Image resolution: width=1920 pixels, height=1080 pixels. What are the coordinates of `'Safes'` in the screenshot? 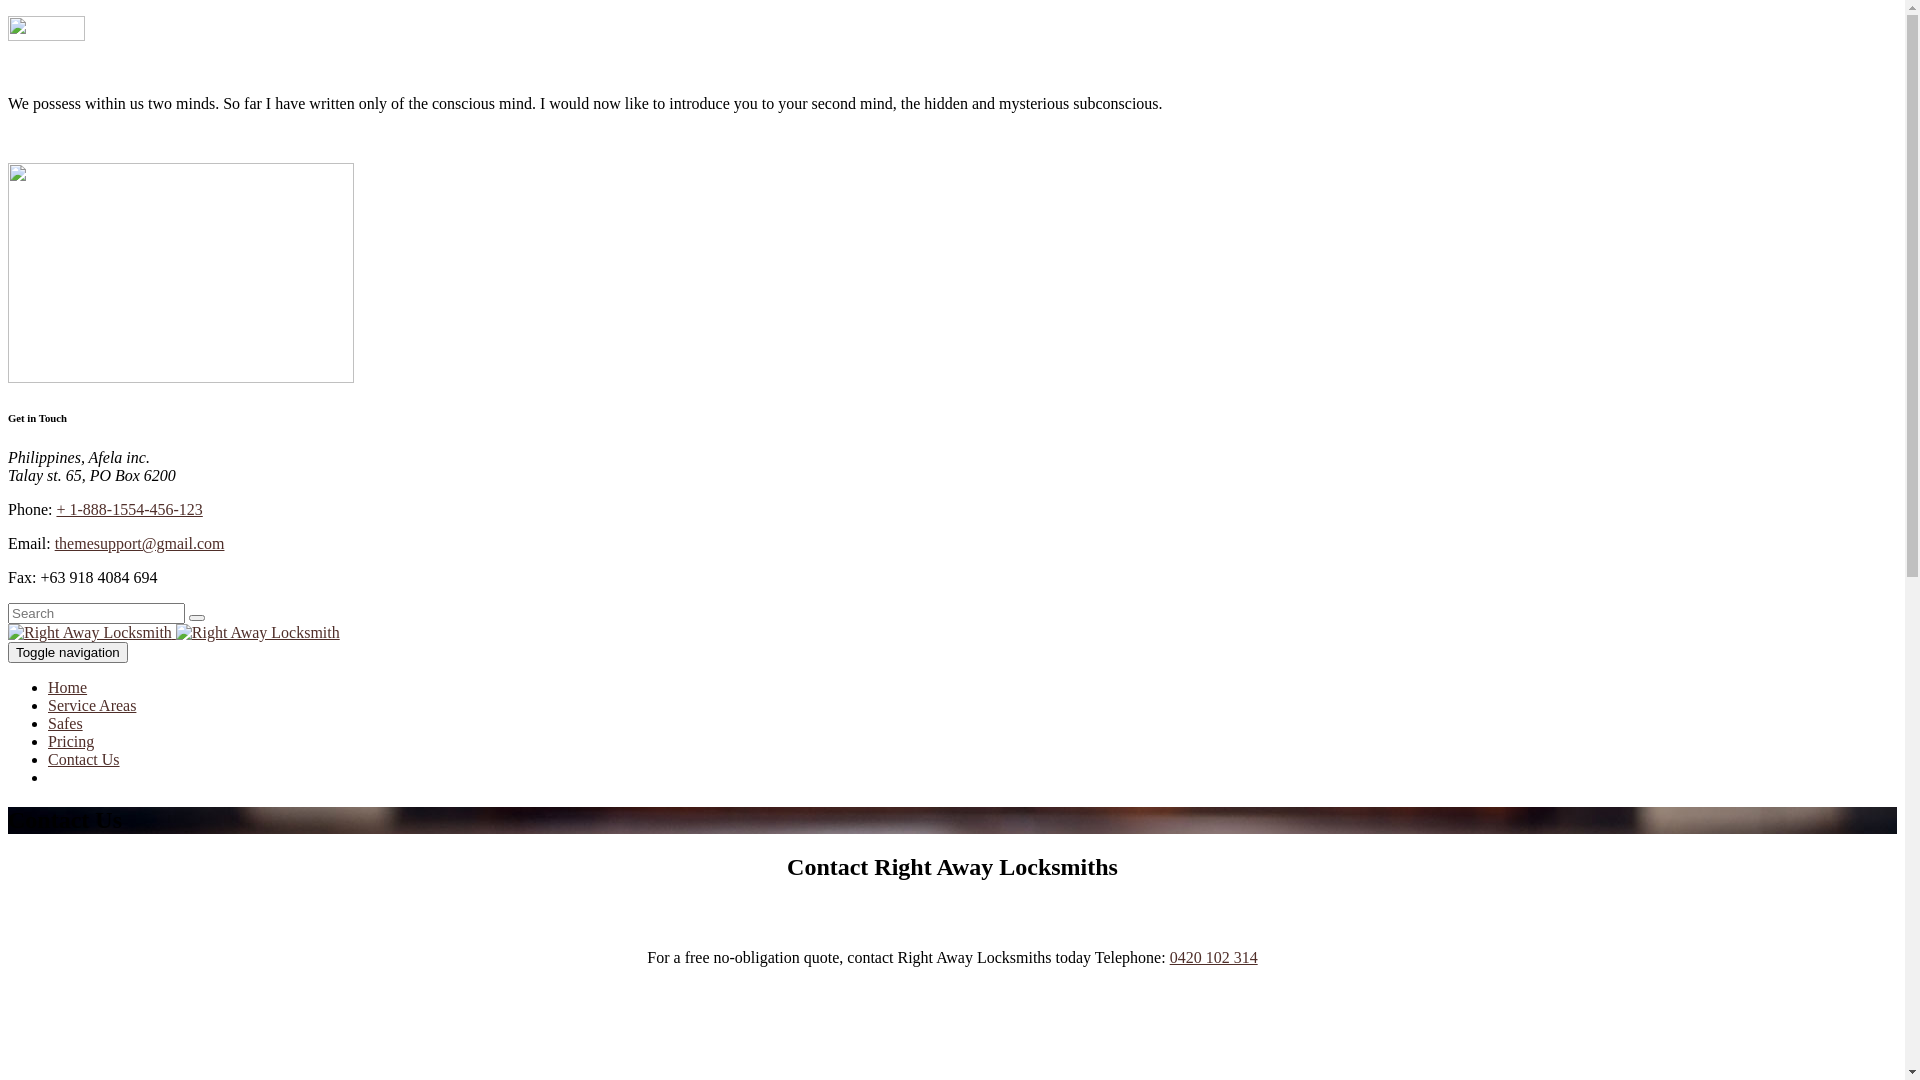 It's located at (65, 723).